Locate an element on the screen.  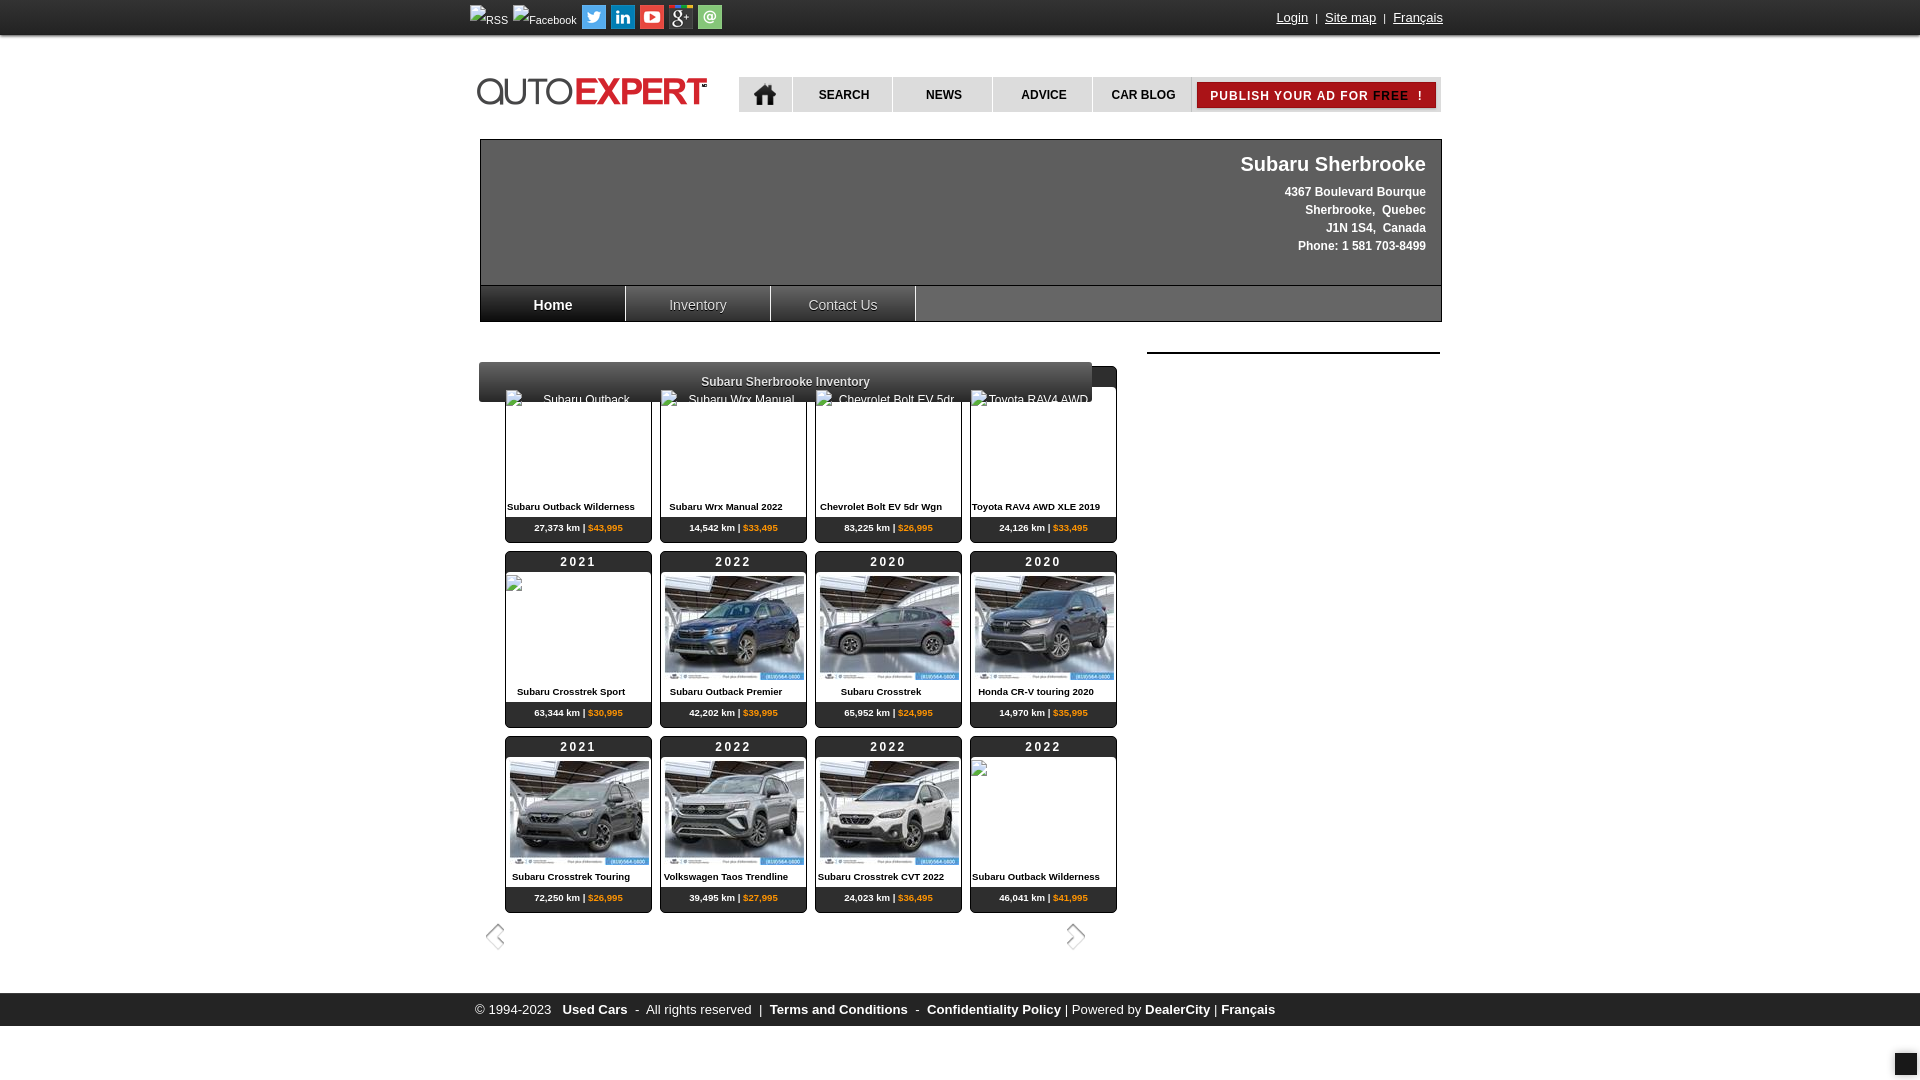
'autoExpert.ca' is located at coordinates (594, 87).